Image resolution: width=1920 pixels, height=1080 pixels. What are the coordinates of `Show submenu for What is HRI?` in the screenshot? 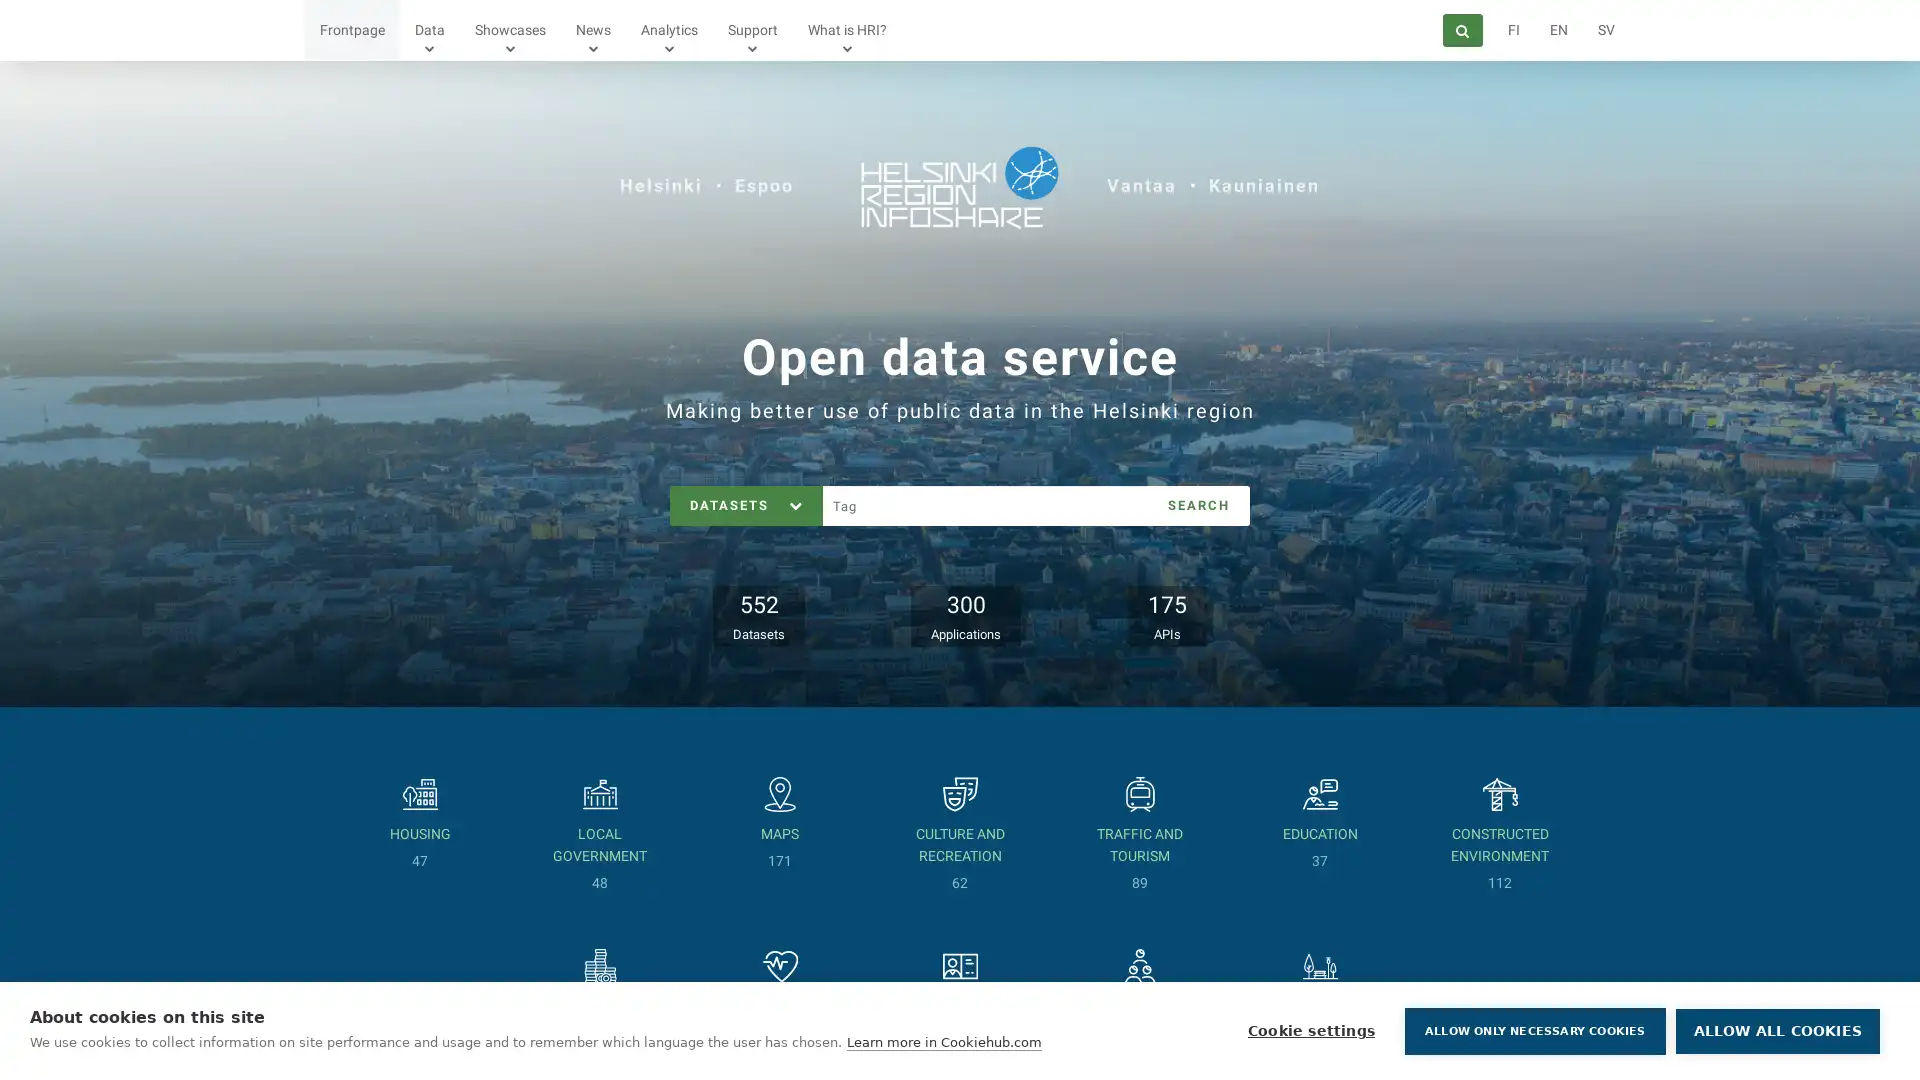 It's located at (847, 39).